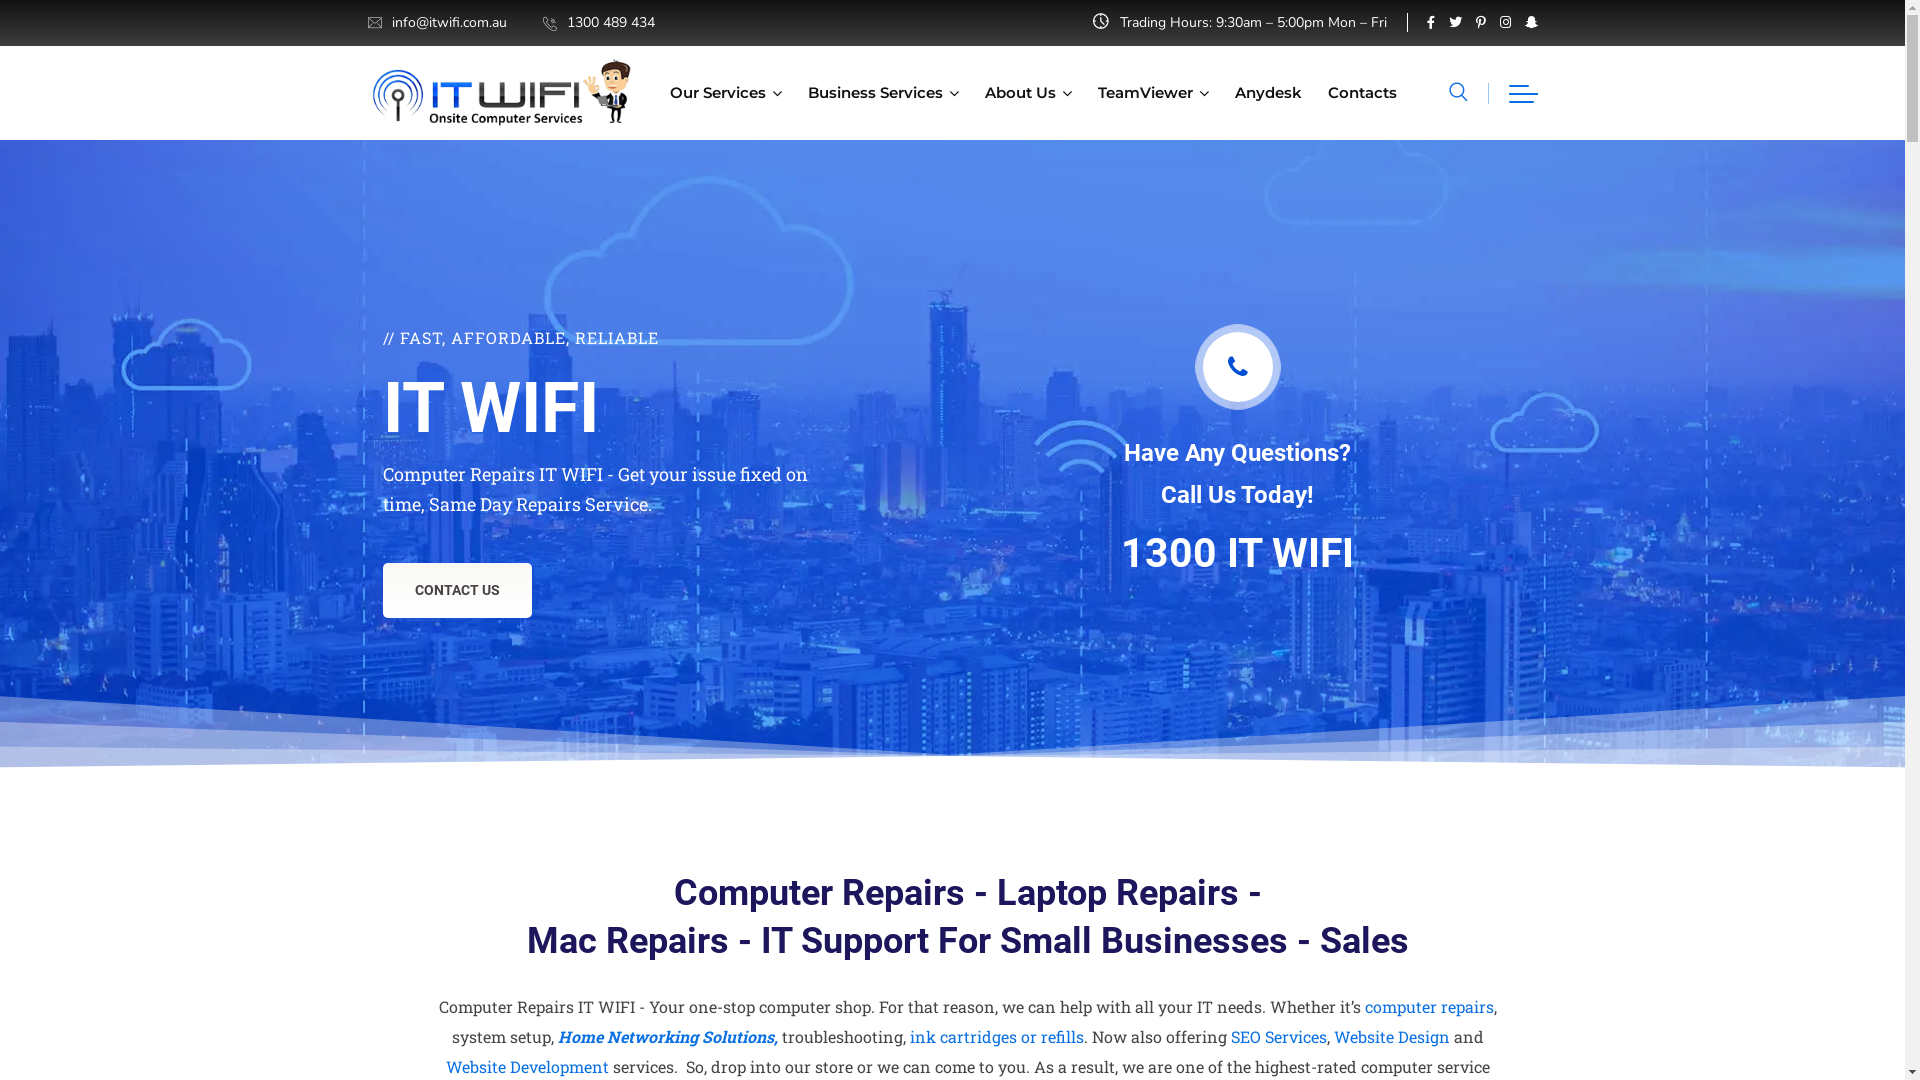 This screenshot has height=1080, width=1920. What do you see at coordinates (983, 92) in the screenshot?
I see `'About Us'` at bounding box center [983, 92].